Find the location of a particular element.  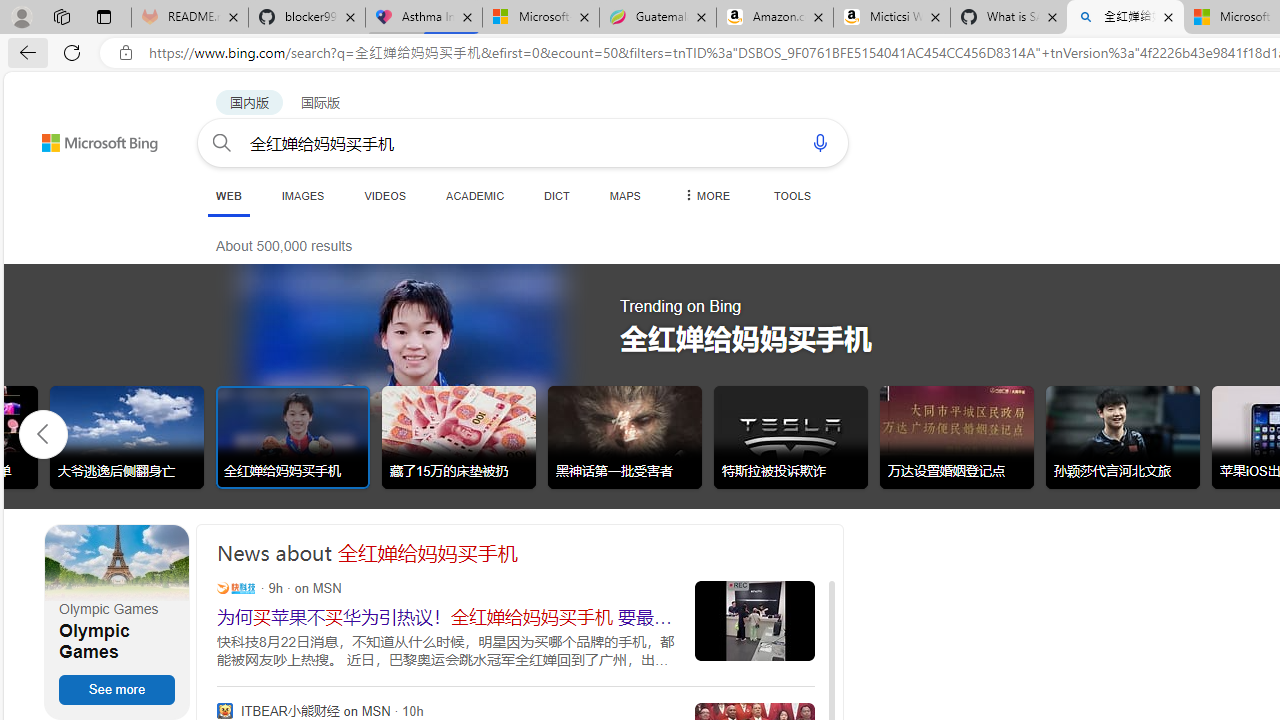

'Asthma Inhalers: Names and Types' is located at coordinates (423, 17).